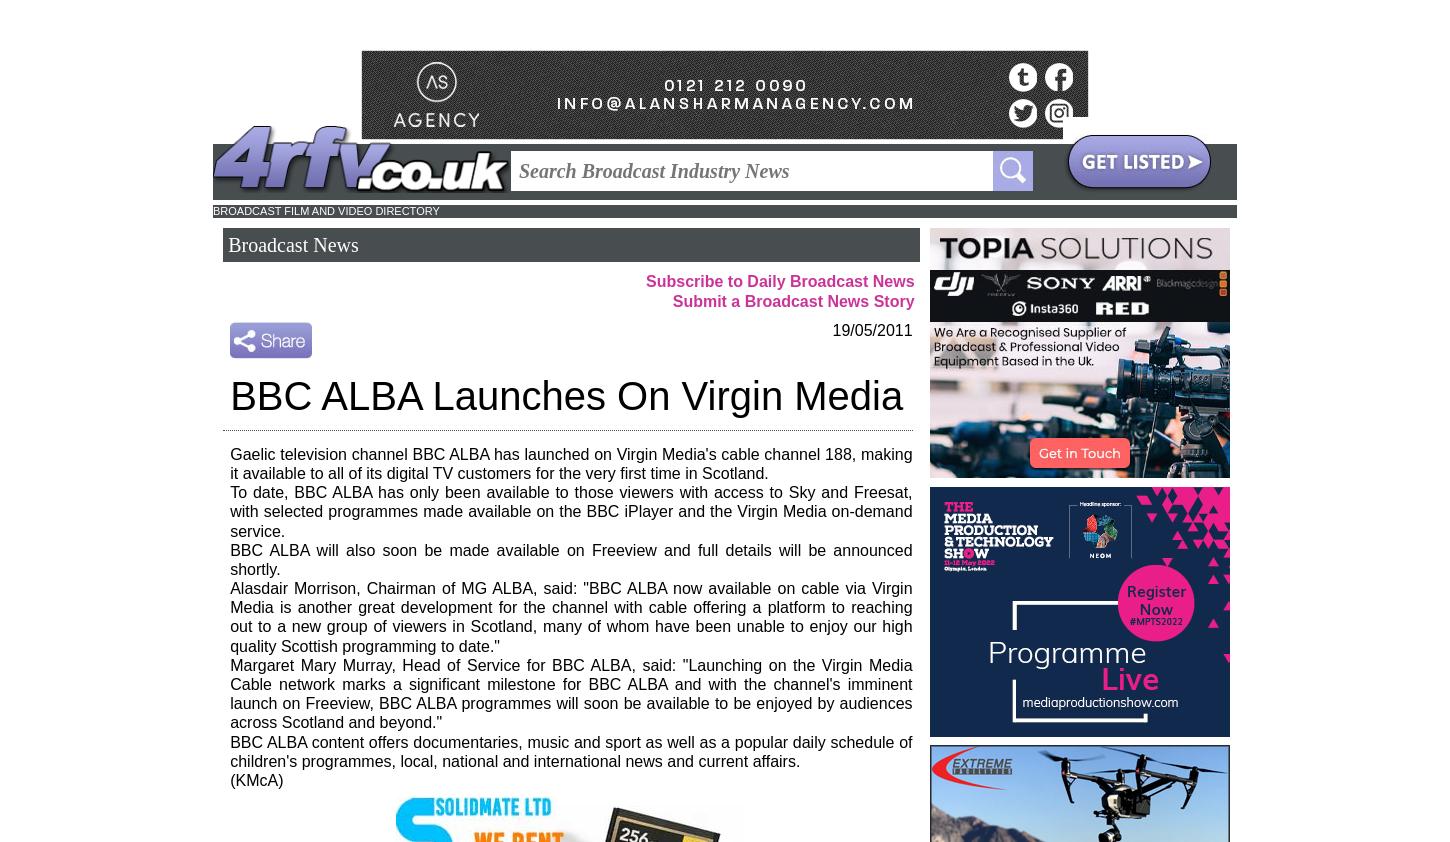 This screenshot has height=842, width=1450. What do you see at coordinates (779, 281) in the screenshot?
I see `'Subscribe to Daily Broadcast News'` at bounding box center [779, 281].